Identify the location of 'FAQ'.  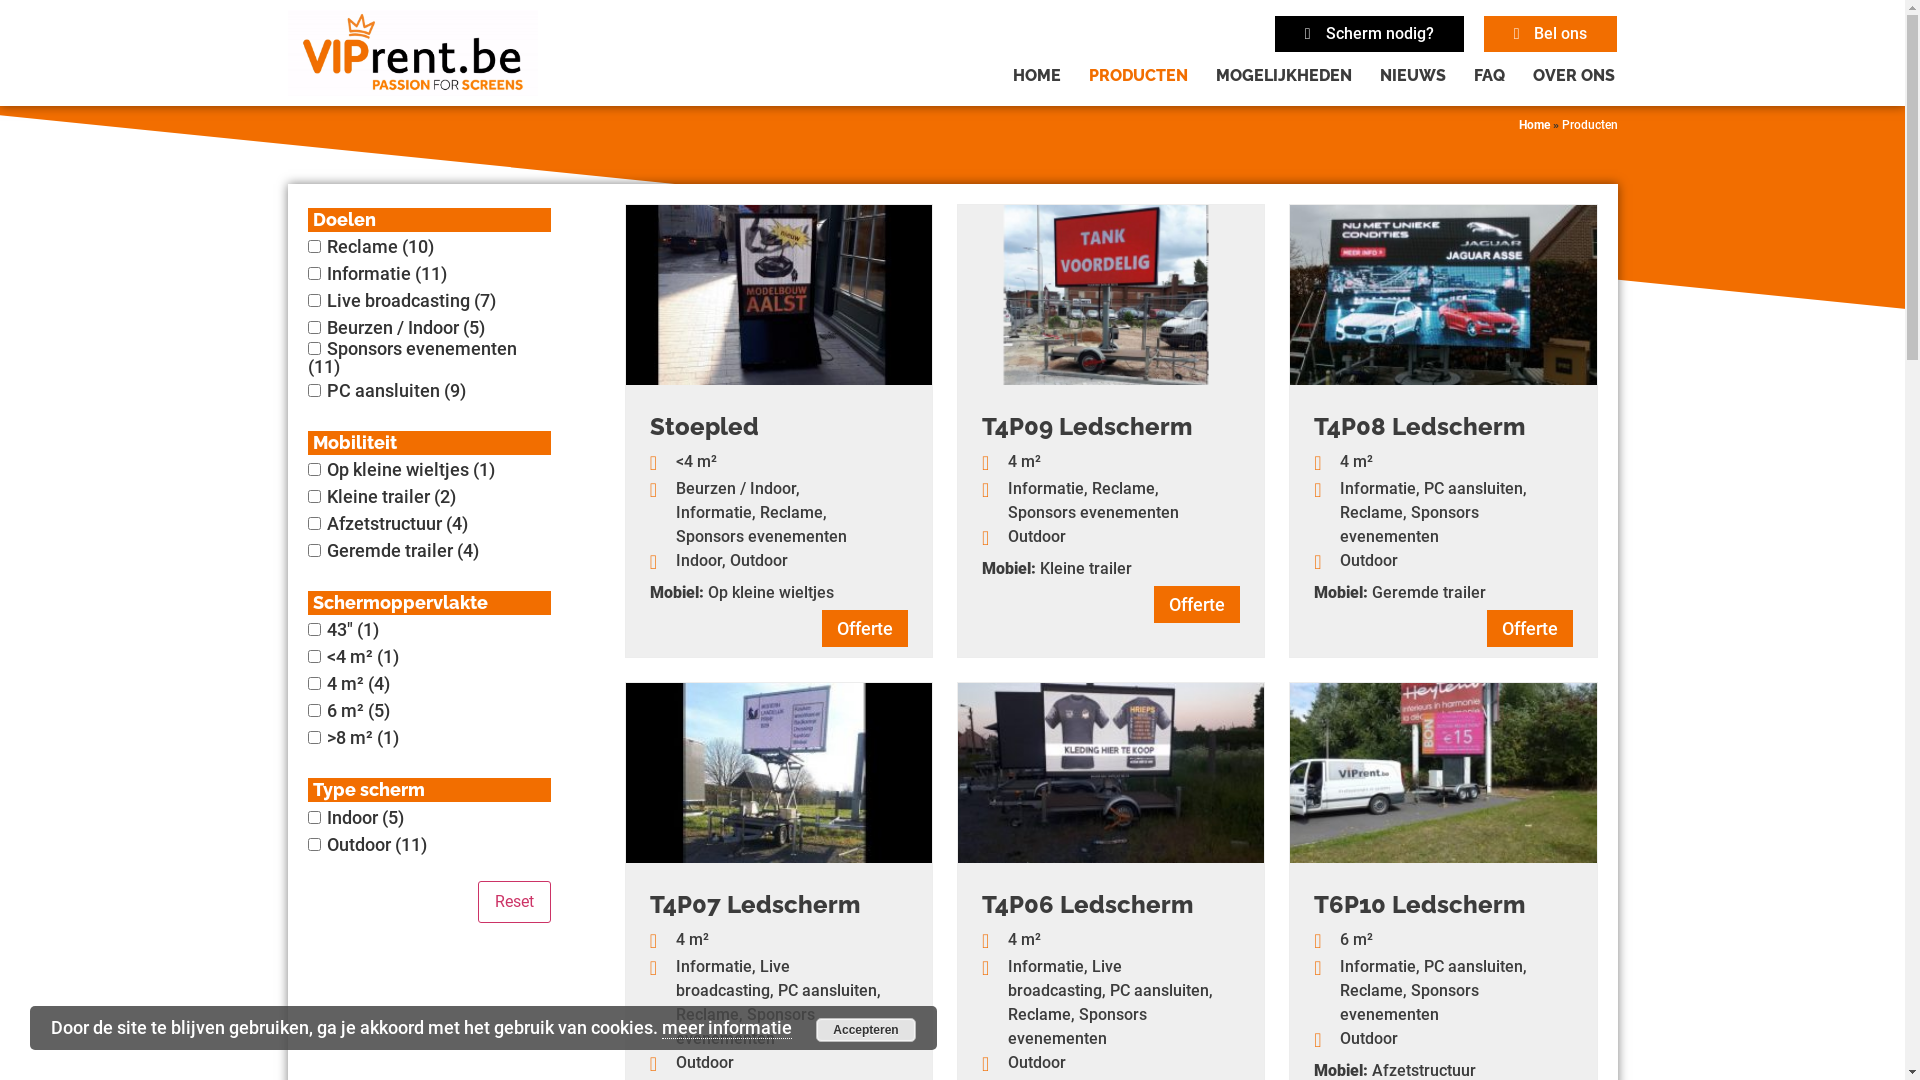
(1489, 75).